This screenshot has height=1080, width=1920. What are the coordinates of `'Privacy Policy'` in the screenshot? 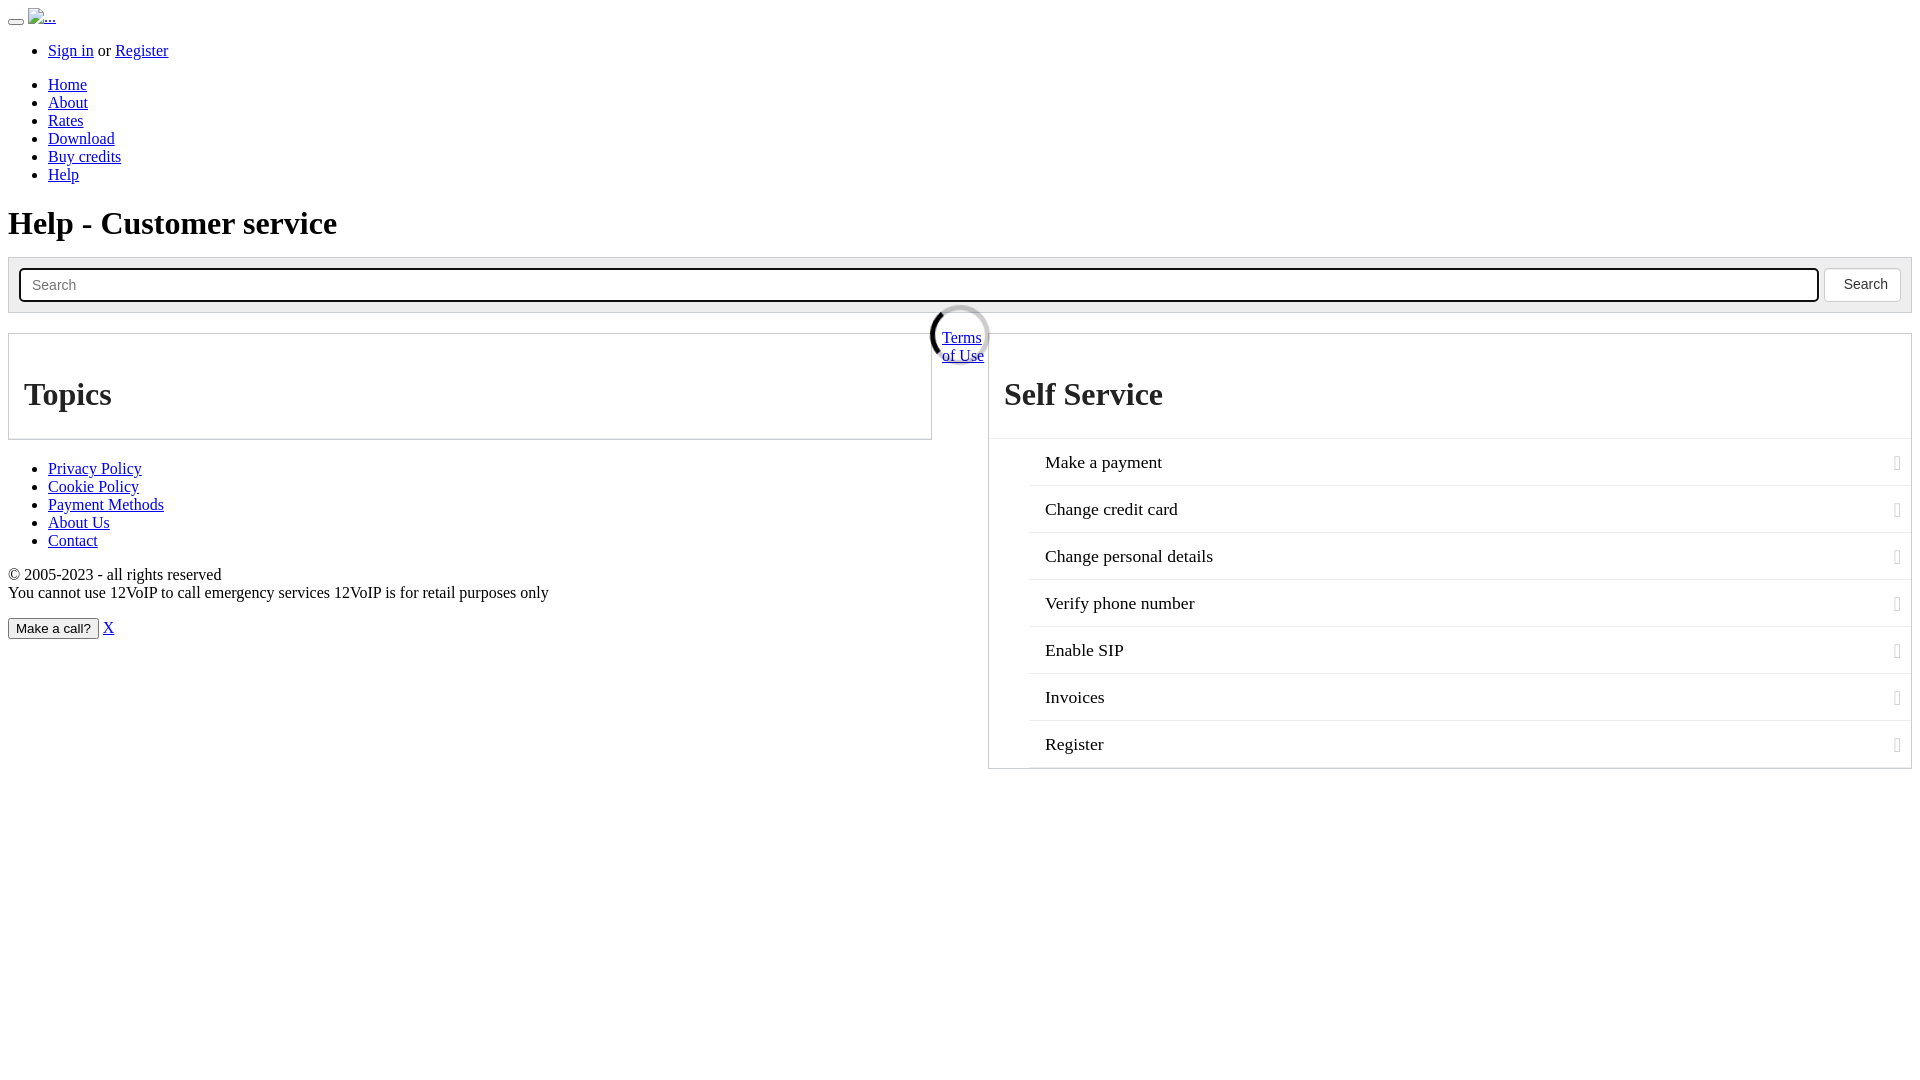 It's located at (48, 468).